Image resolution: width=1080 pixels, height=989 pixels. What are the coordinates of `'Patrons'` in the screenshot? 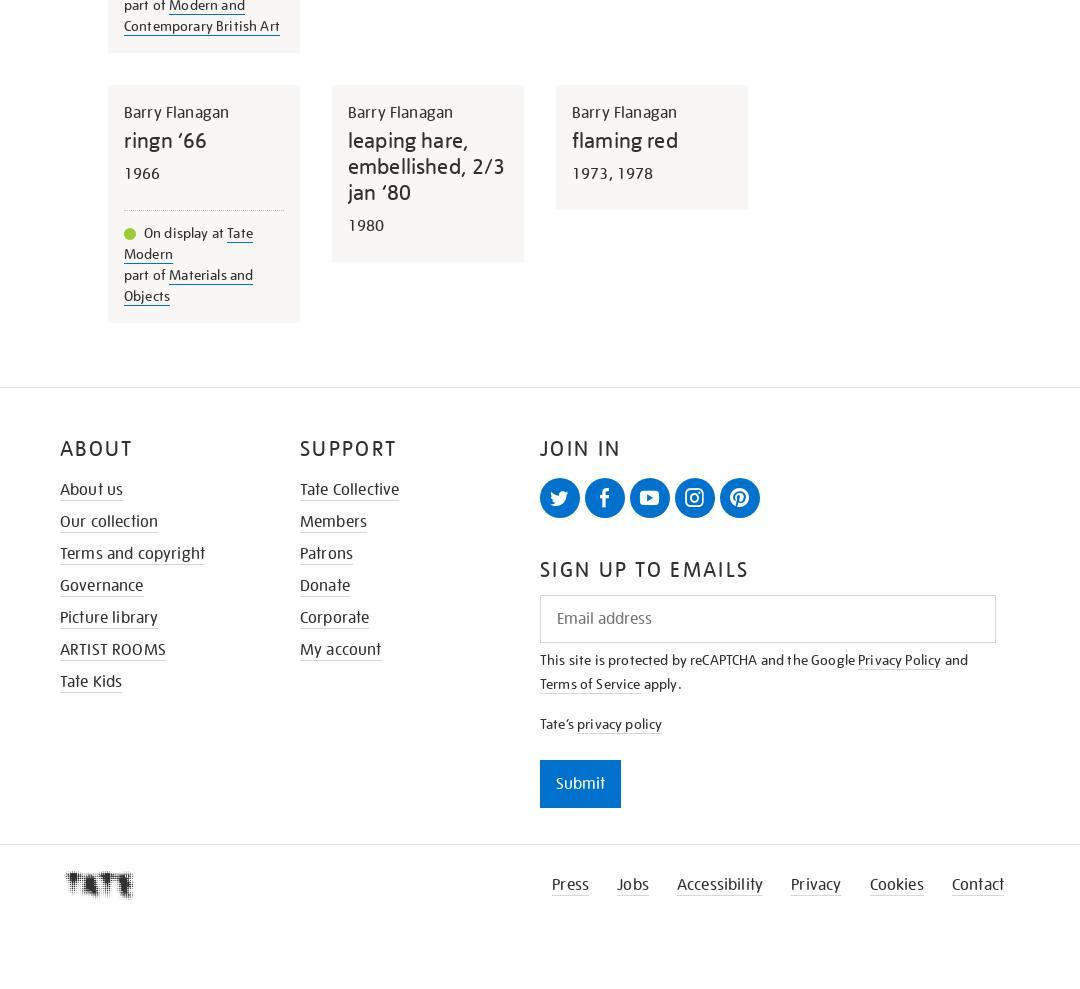 It's located at (325, 552).